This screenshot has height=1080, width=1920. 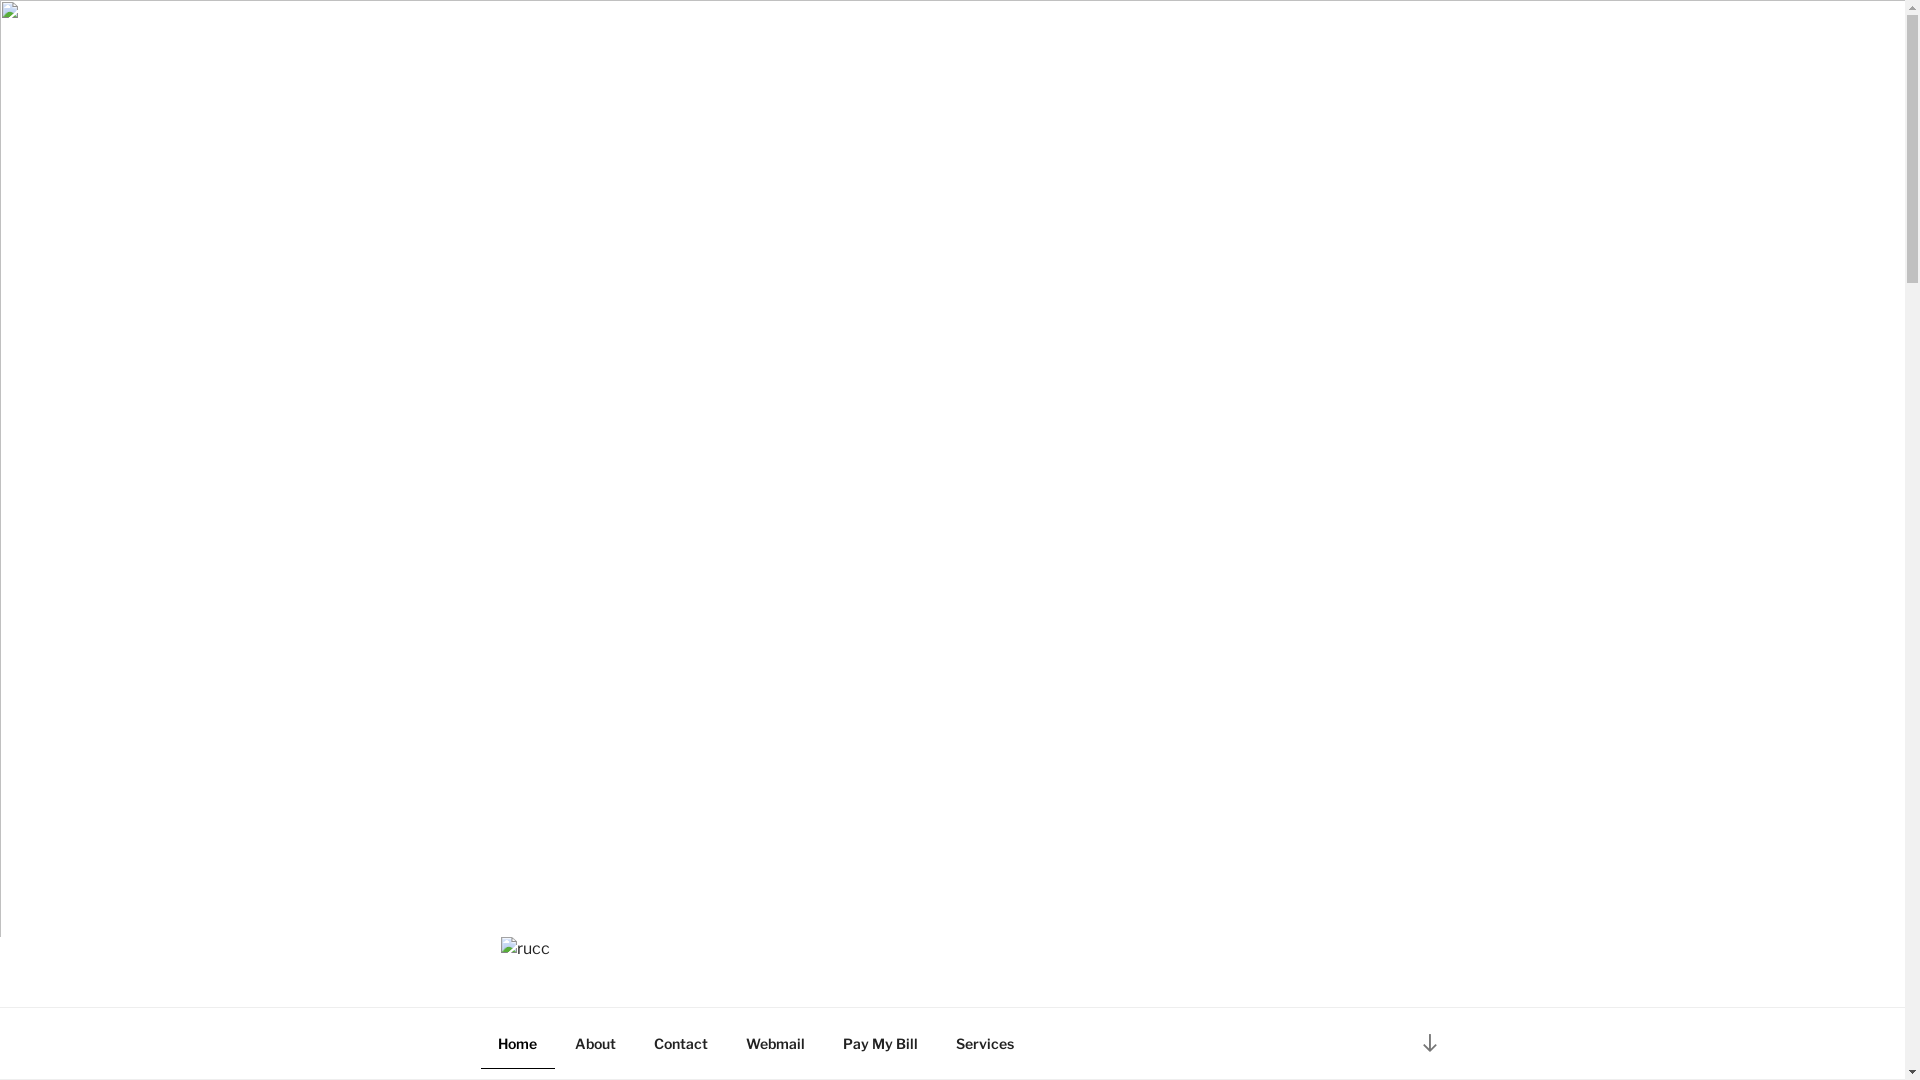 What do you see at coordinates (557, 982) in the screenshot?
I see `'RUCC'` at bounding box center [557, 982].